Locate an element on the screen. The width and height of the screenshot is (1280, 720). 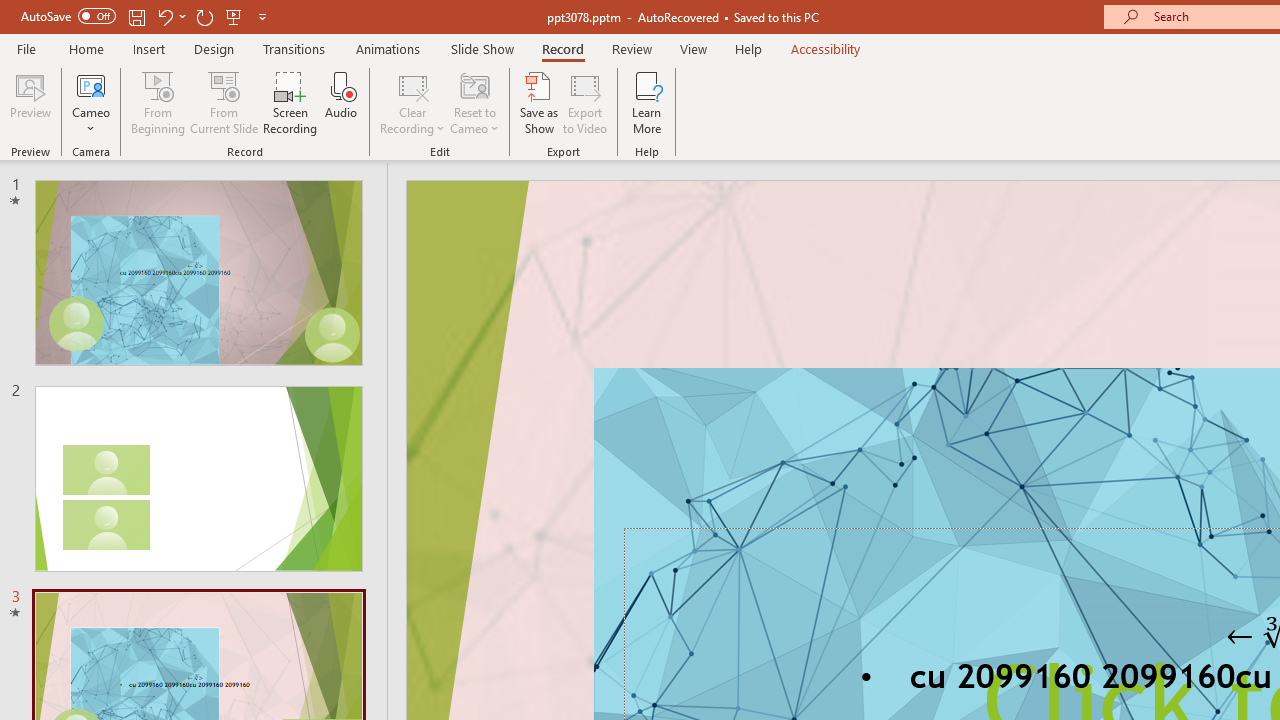
'Preview' is located at coordinates (30, 103).